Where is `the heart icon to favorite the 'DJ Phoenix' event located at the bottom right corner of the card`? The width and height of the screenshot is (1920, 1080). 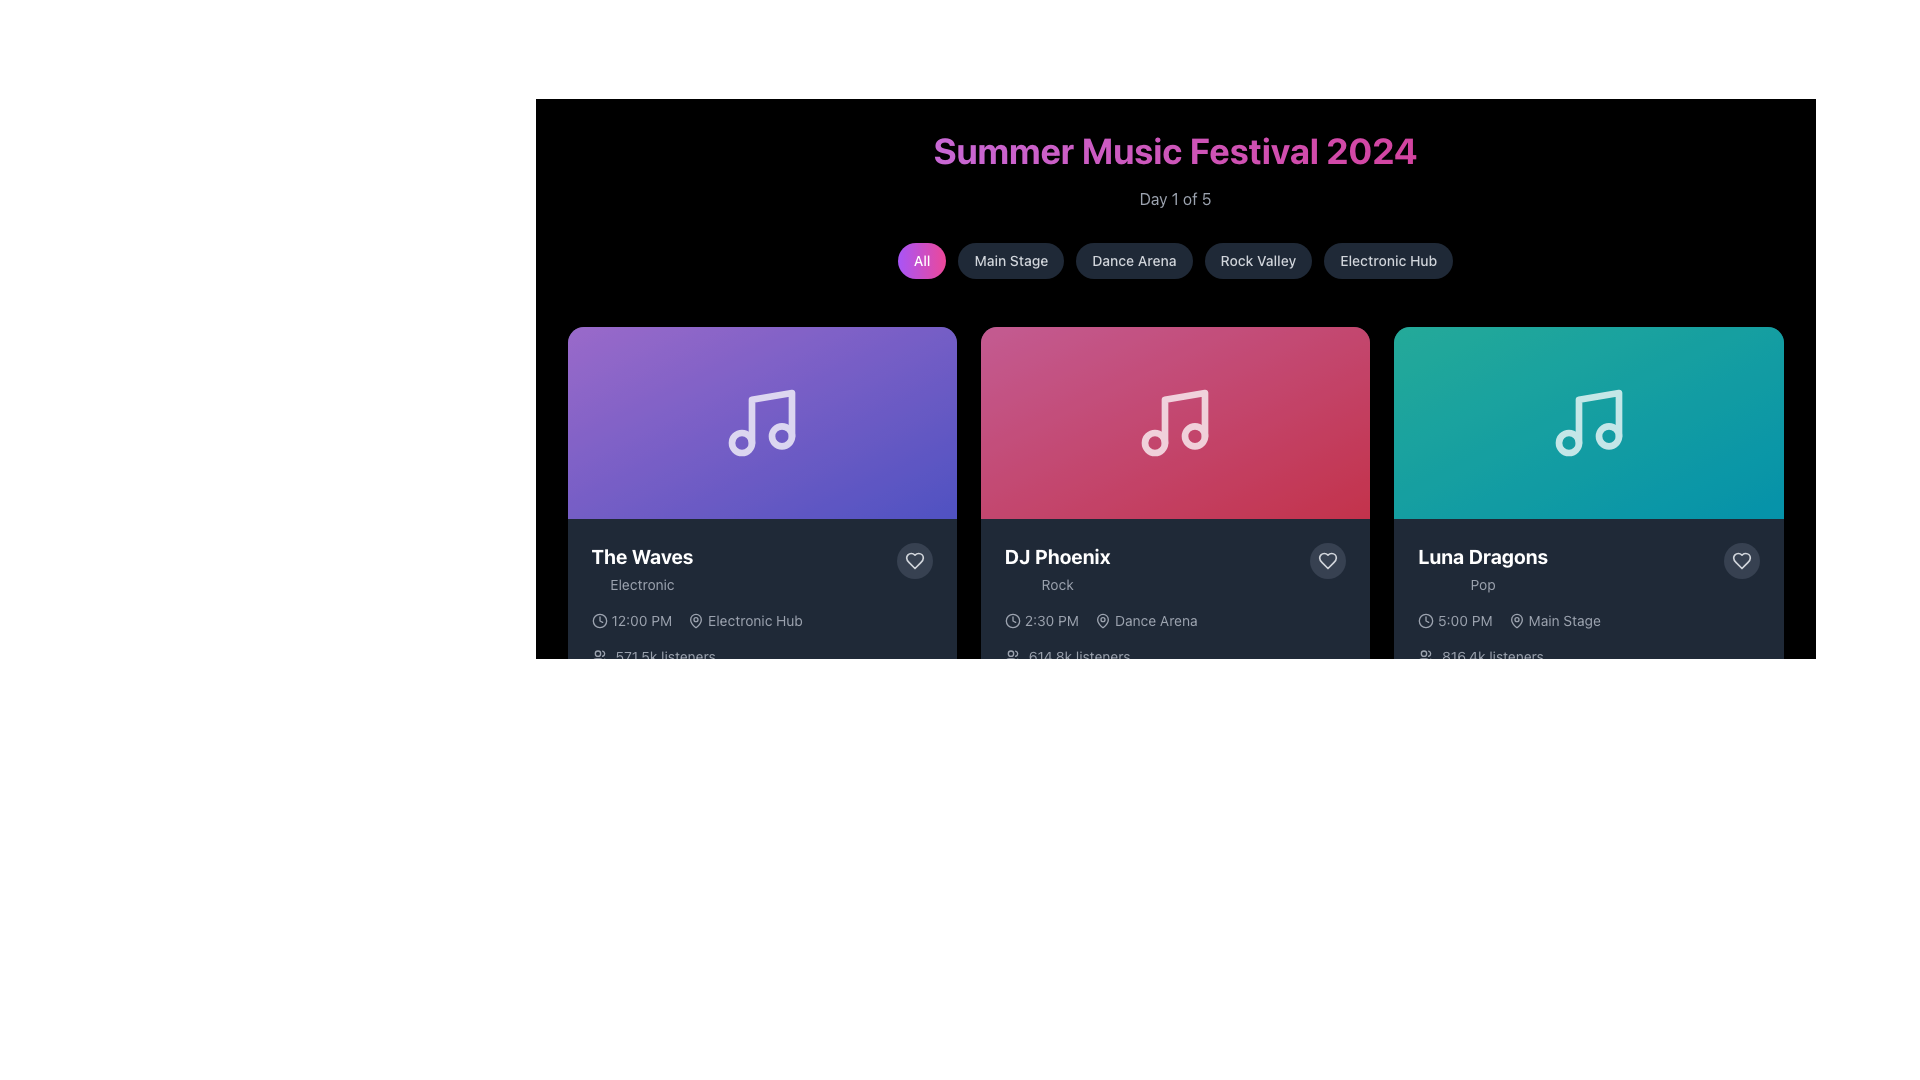
the heart icon to favorite the 'DJ Phoenix' event located at the bottom right corner of the card is located at coordinates (1328, 560).